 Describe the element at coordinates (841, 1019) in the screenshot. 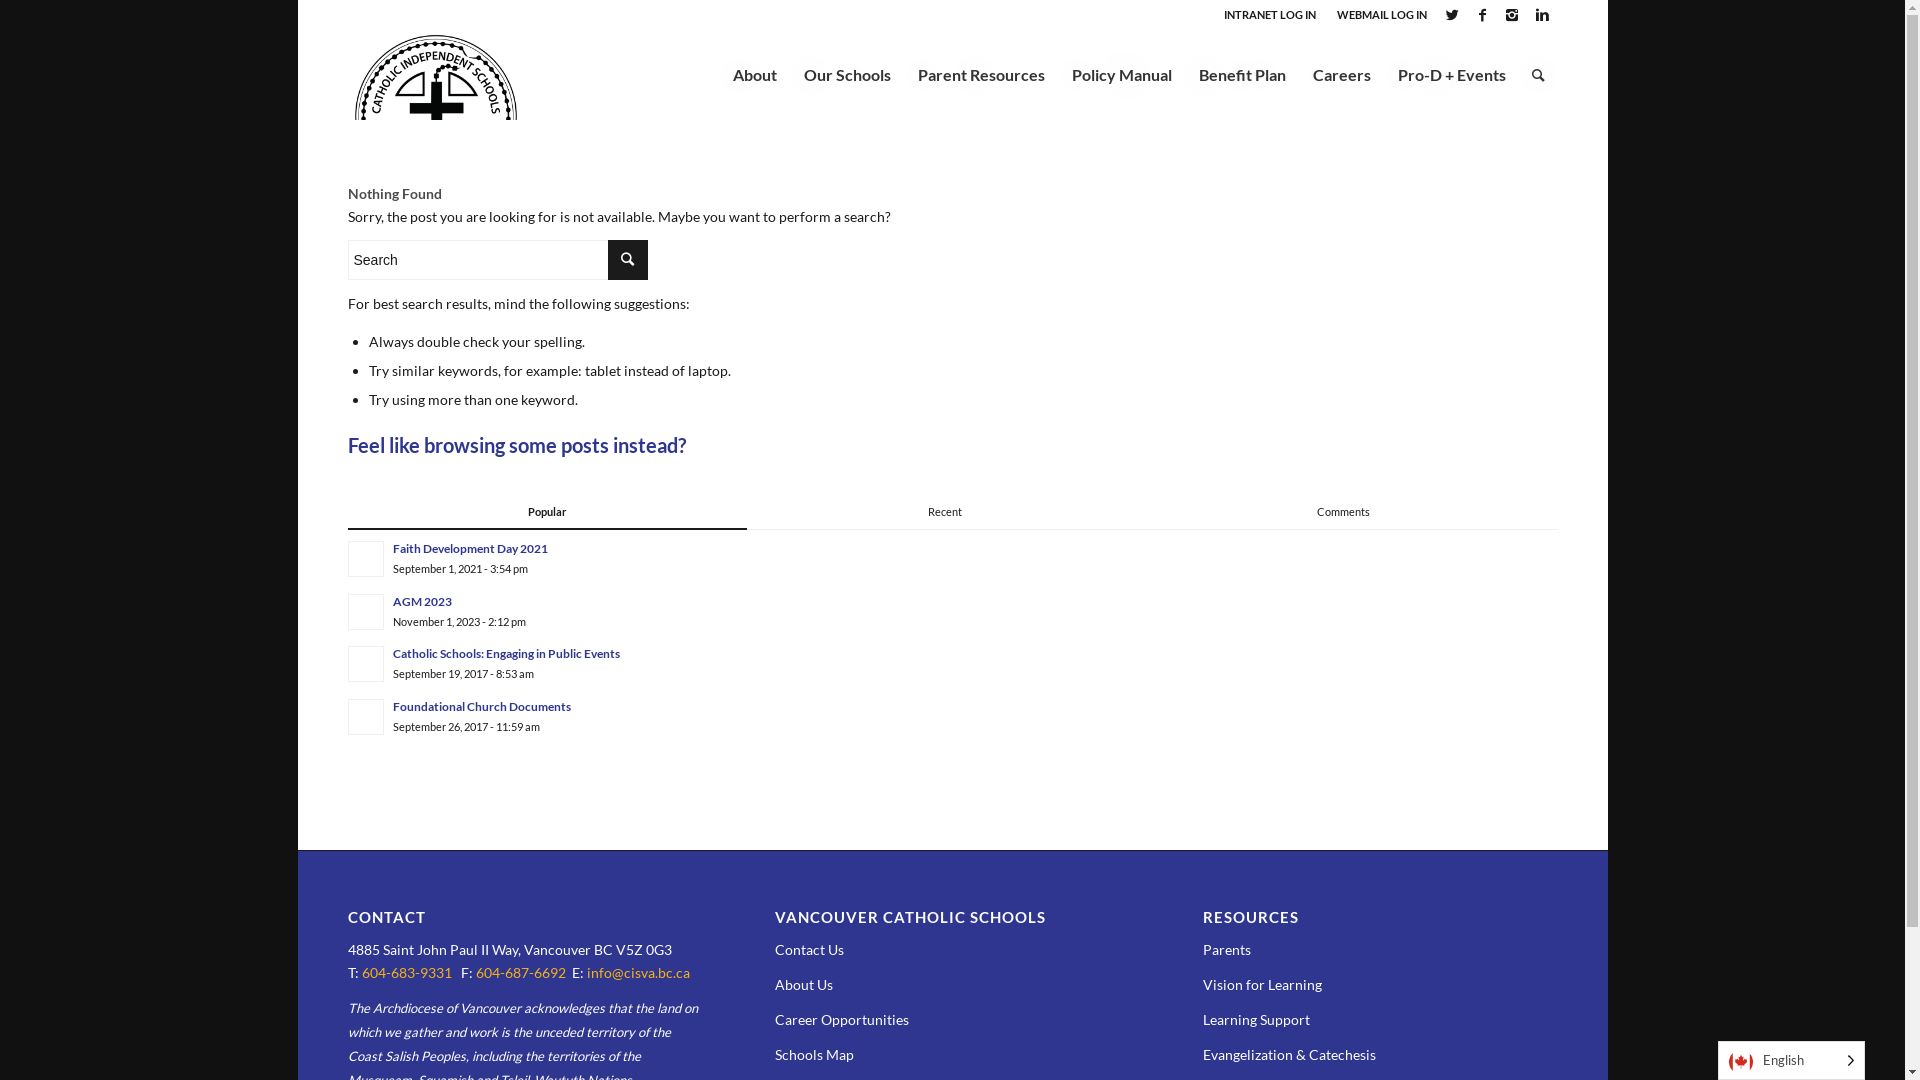

I see `'Career Opportunities'` at that location.